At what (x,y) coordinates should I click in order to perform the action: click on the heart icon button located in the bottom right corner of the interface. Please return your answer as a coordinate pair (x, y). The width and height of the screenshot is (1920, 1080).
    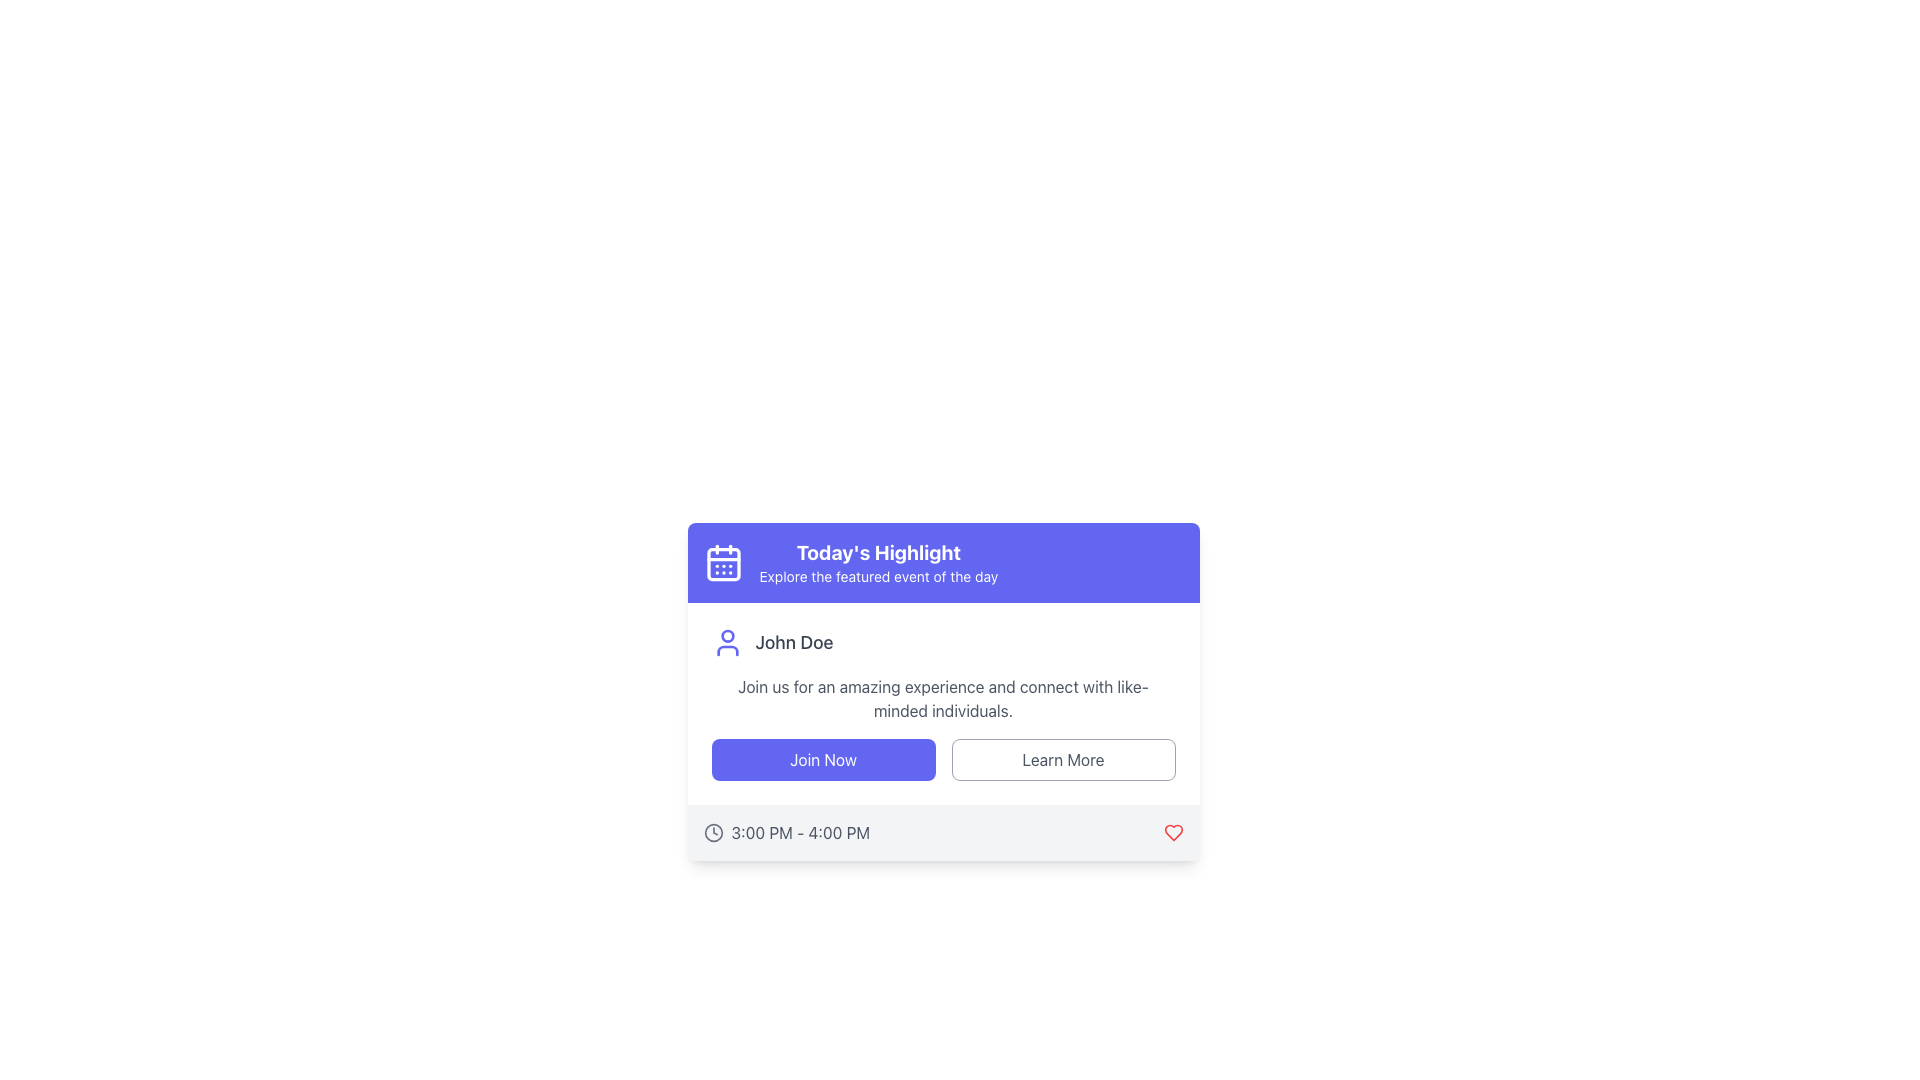
    Looking at the image, I should click on (1173, 833).